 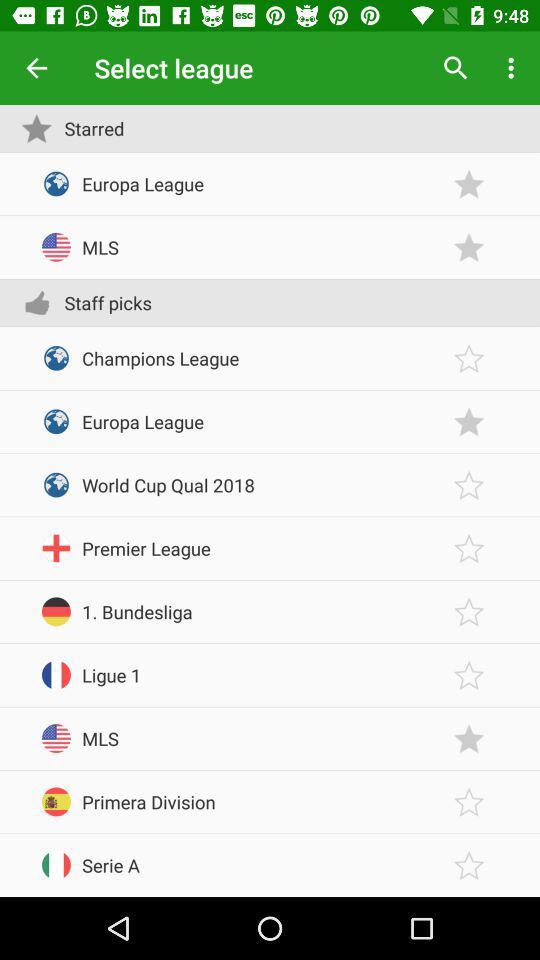 I want to click on item next to the select league, so click(x=455, y=68).